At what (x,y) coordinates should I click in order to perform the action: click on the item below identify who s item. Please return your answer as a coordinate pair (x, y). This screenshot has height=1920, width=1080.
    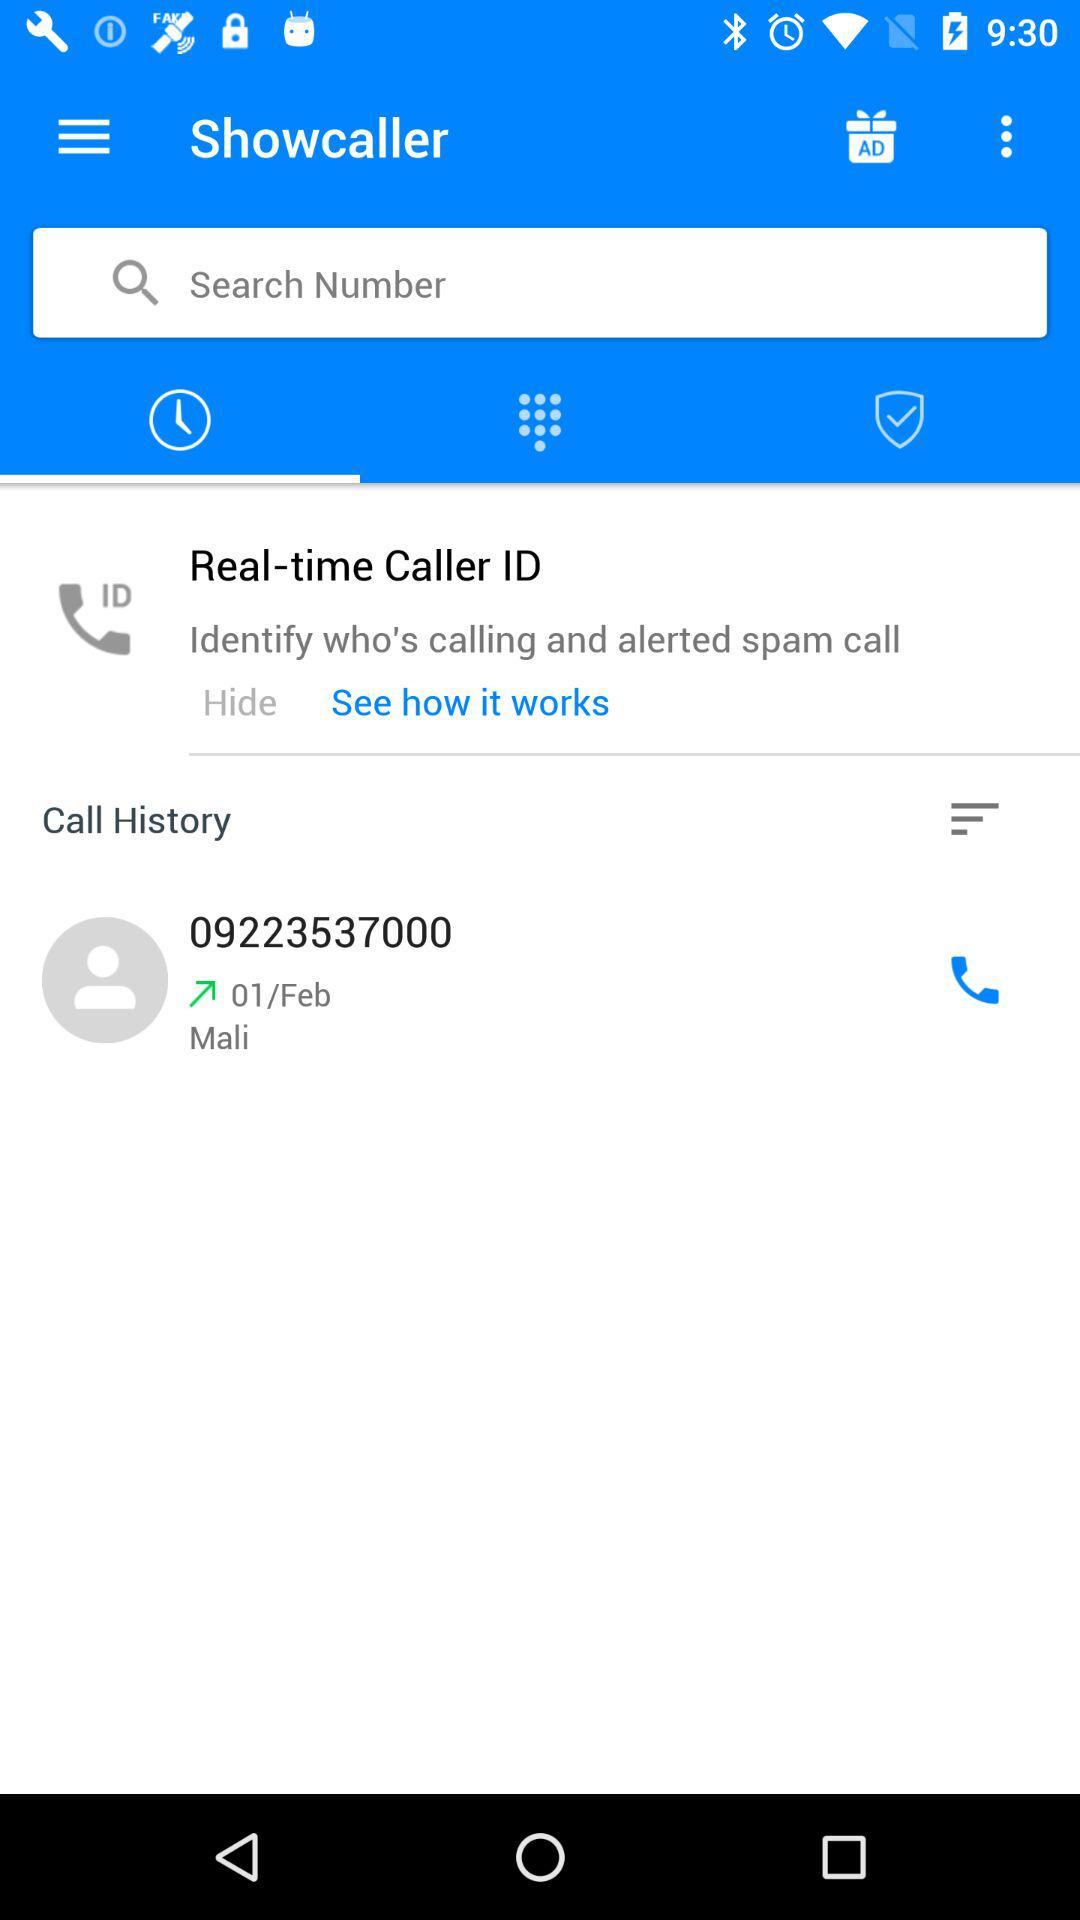
    Looking at the image, I should click on (470, 701).